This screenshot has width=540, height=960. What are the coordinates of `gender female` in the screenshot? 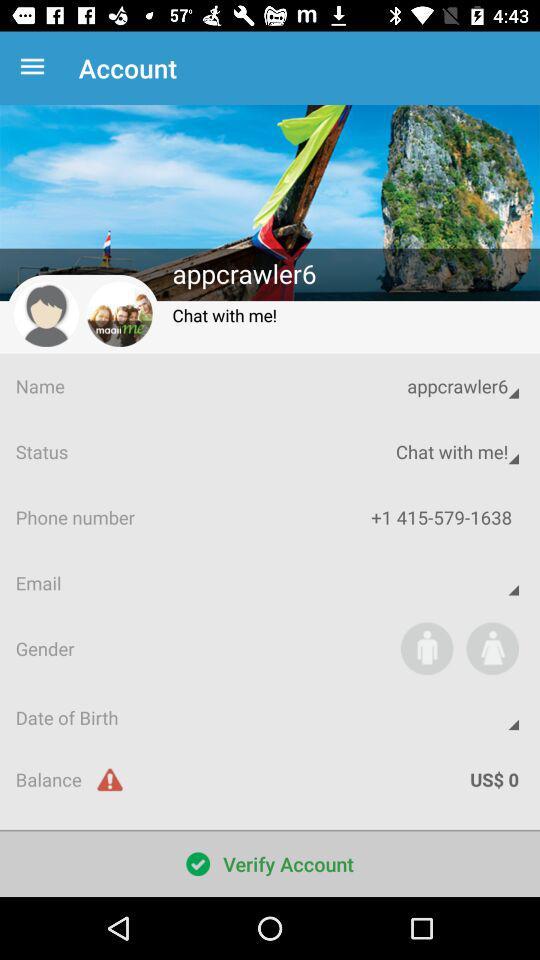 It's located at (491, 647).